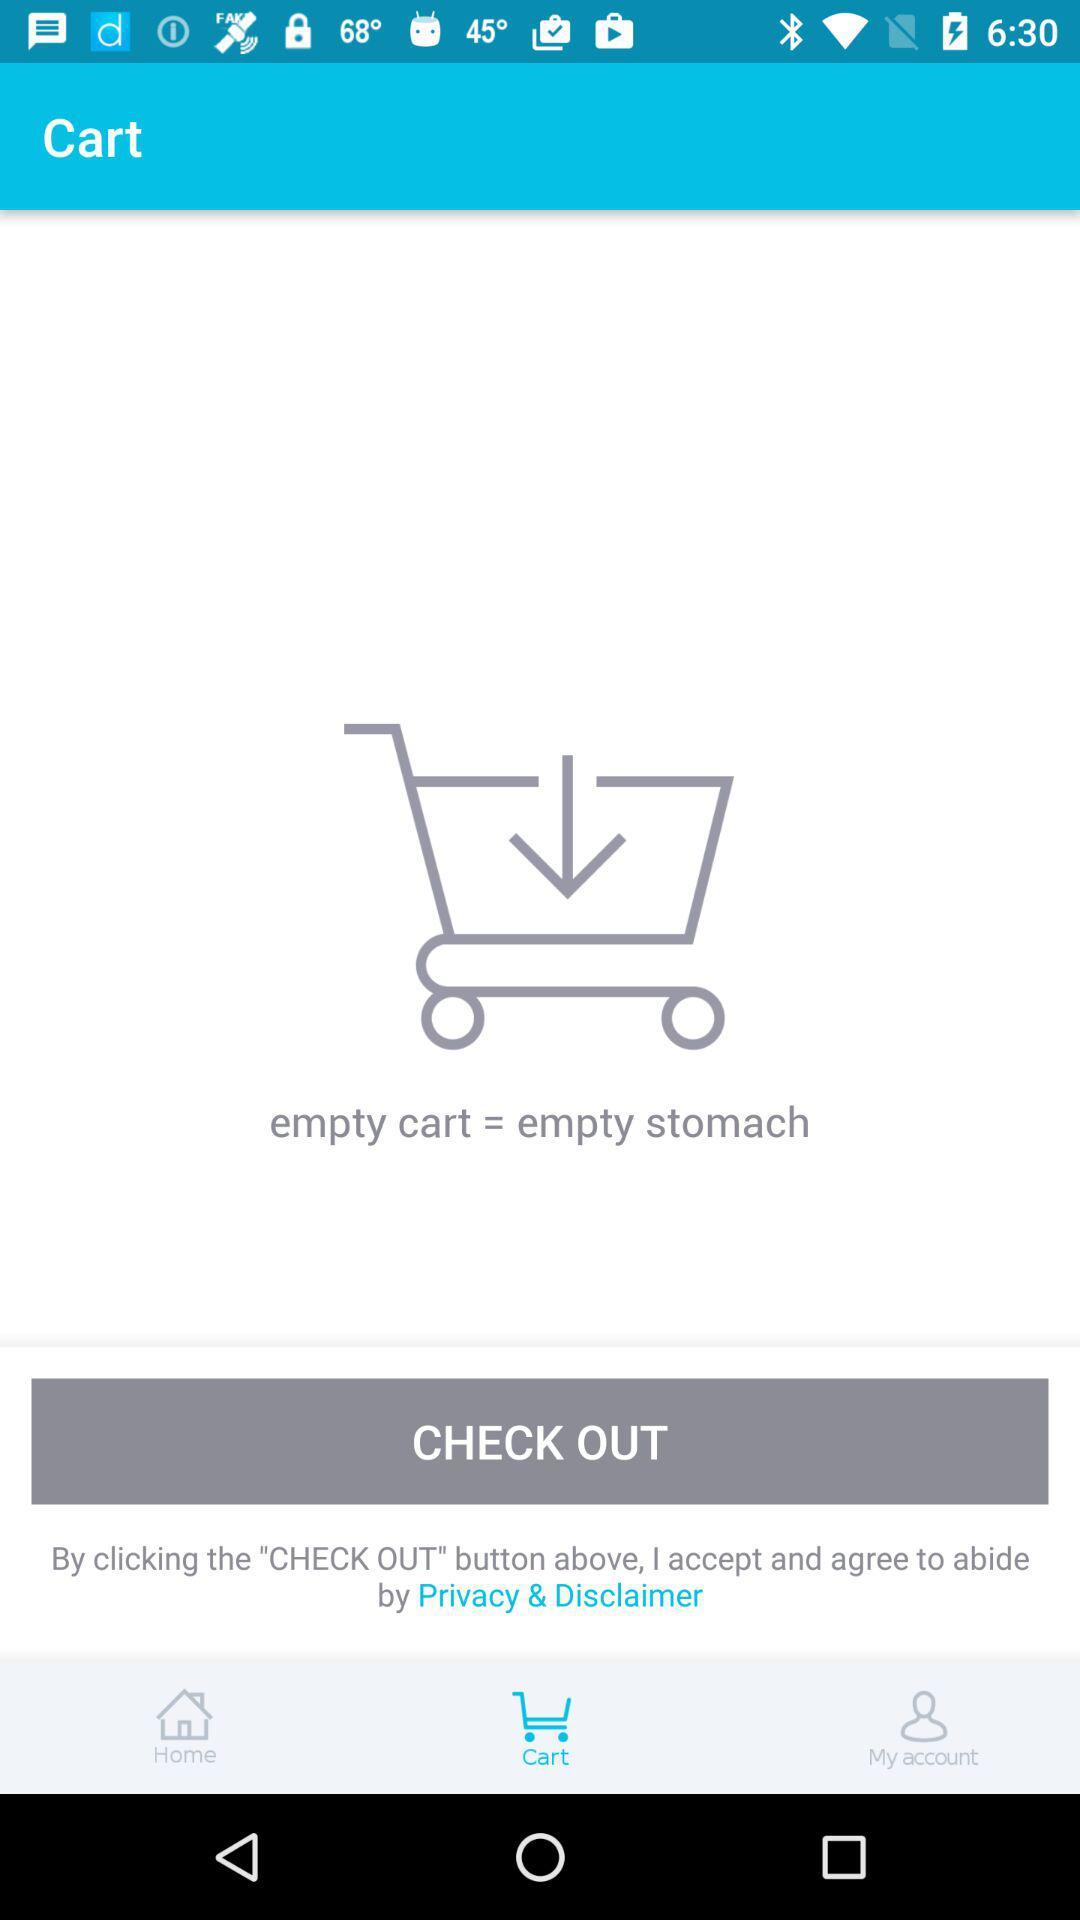 This screenshot has width=1080, height=1920. I want to click on shopping cart, so click(540, 1727).